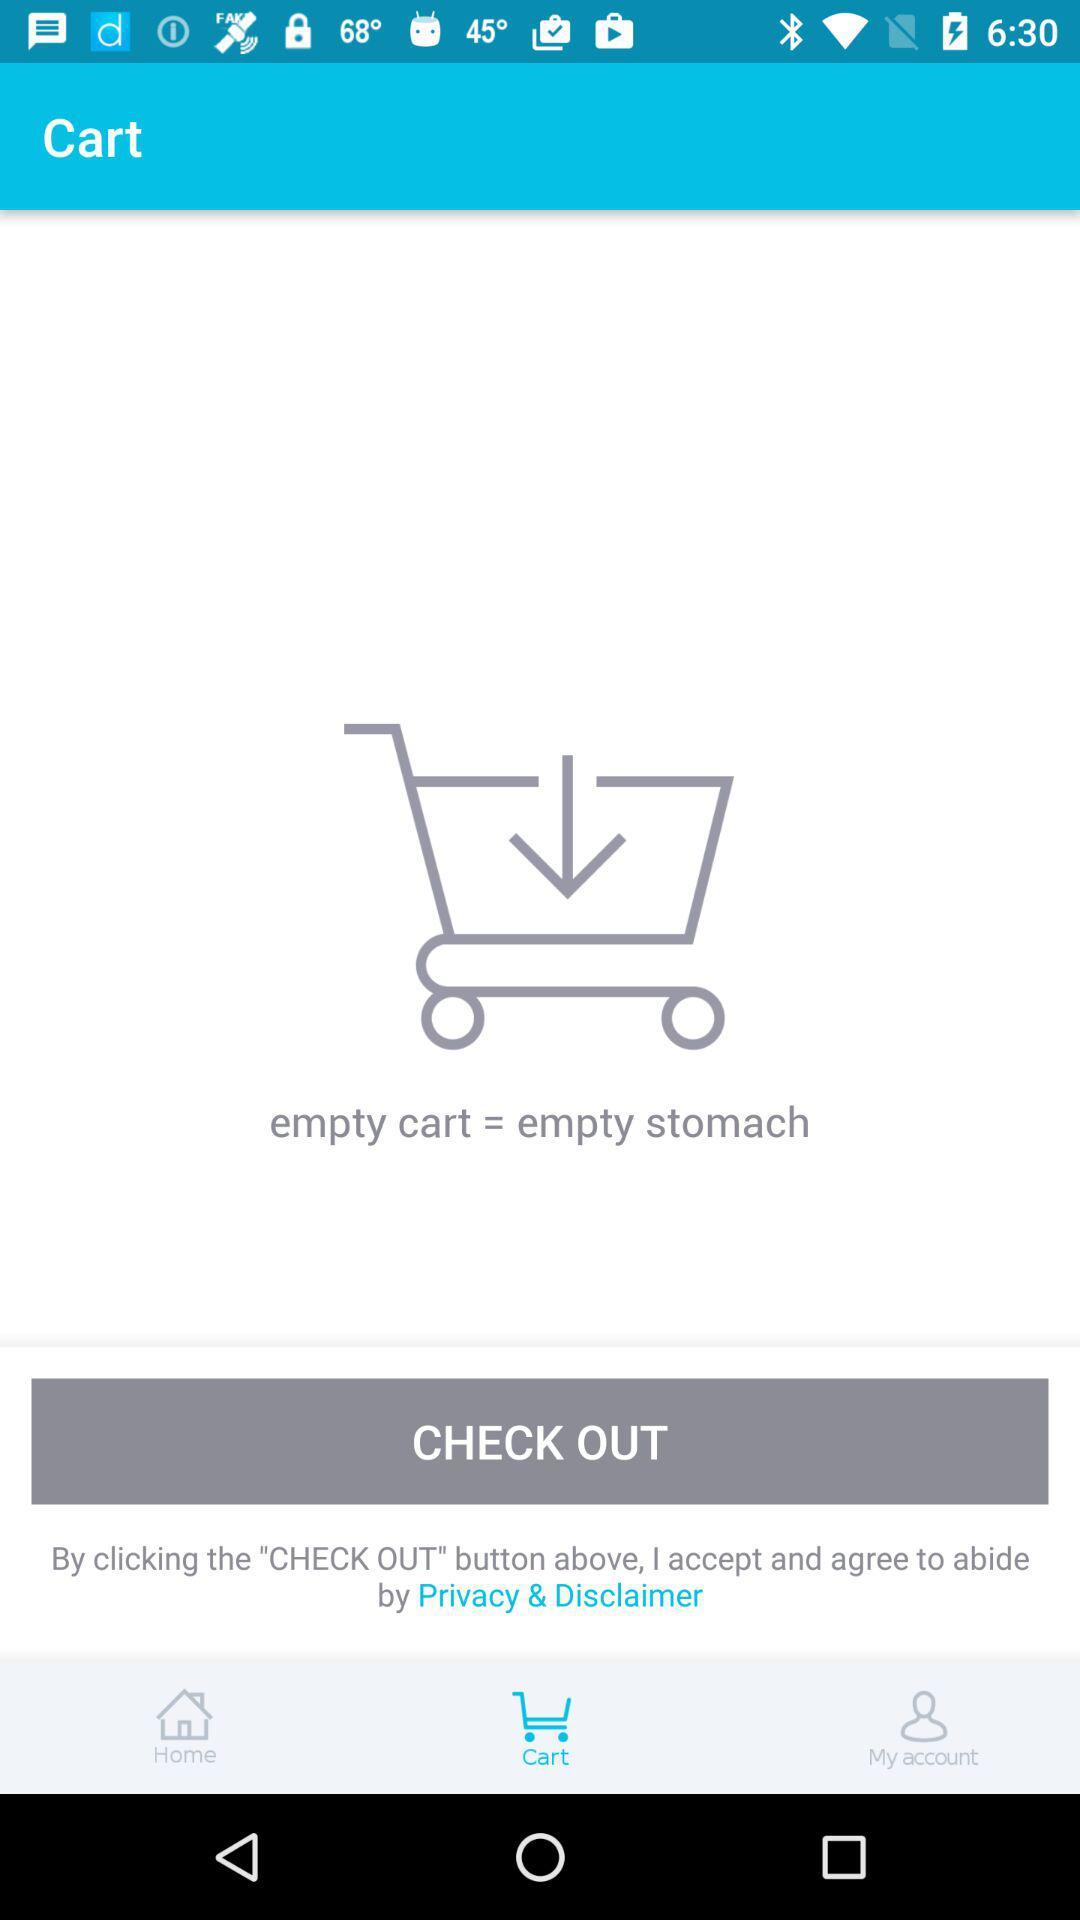 This screenshot has width=1080, height=1920. I want to click on shopping cart, so click(540, 1727).